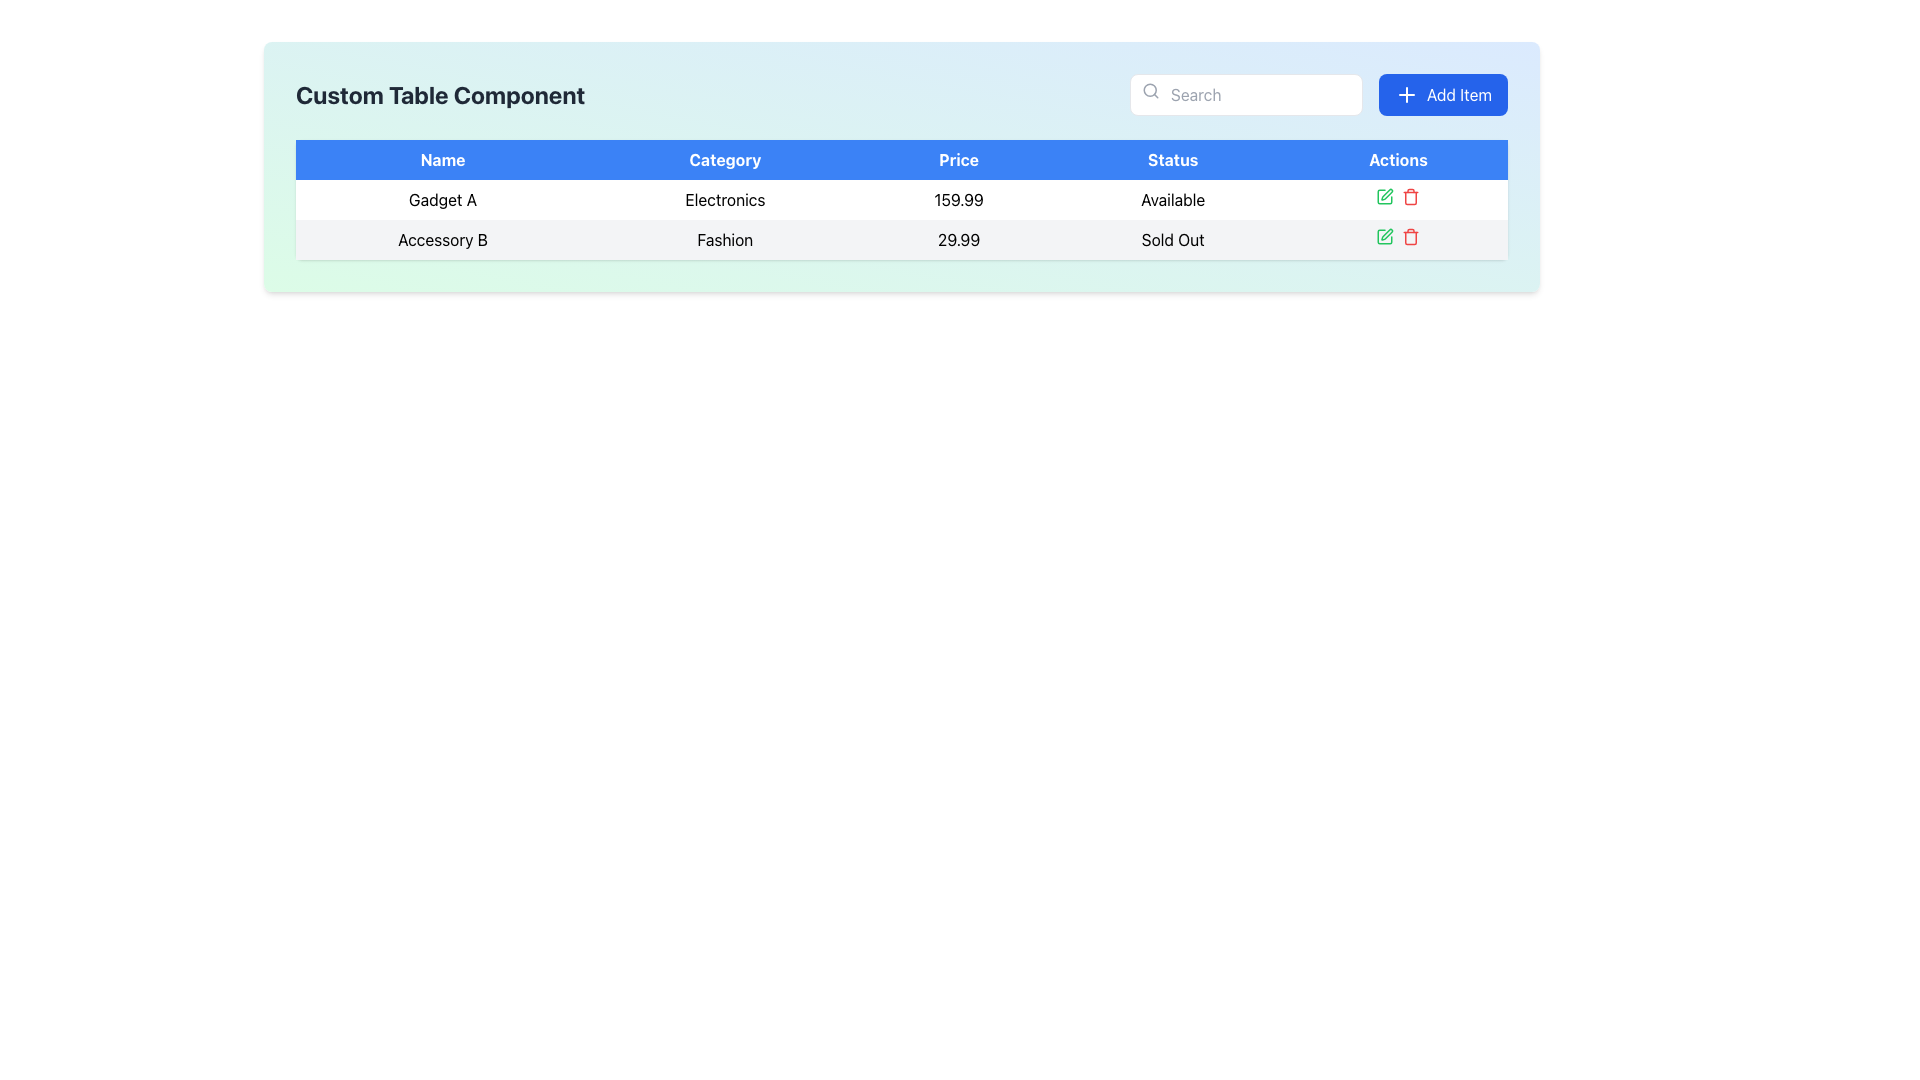 The width and height of the screenshot is (1920, 1080). Describe the element at coordinates (1151, 91) in the screenshot. I see `the small circular magnifying glass icon, which is gray in color and located inside the search bar, positioned towards the top left adjacent to the input field` at that location.